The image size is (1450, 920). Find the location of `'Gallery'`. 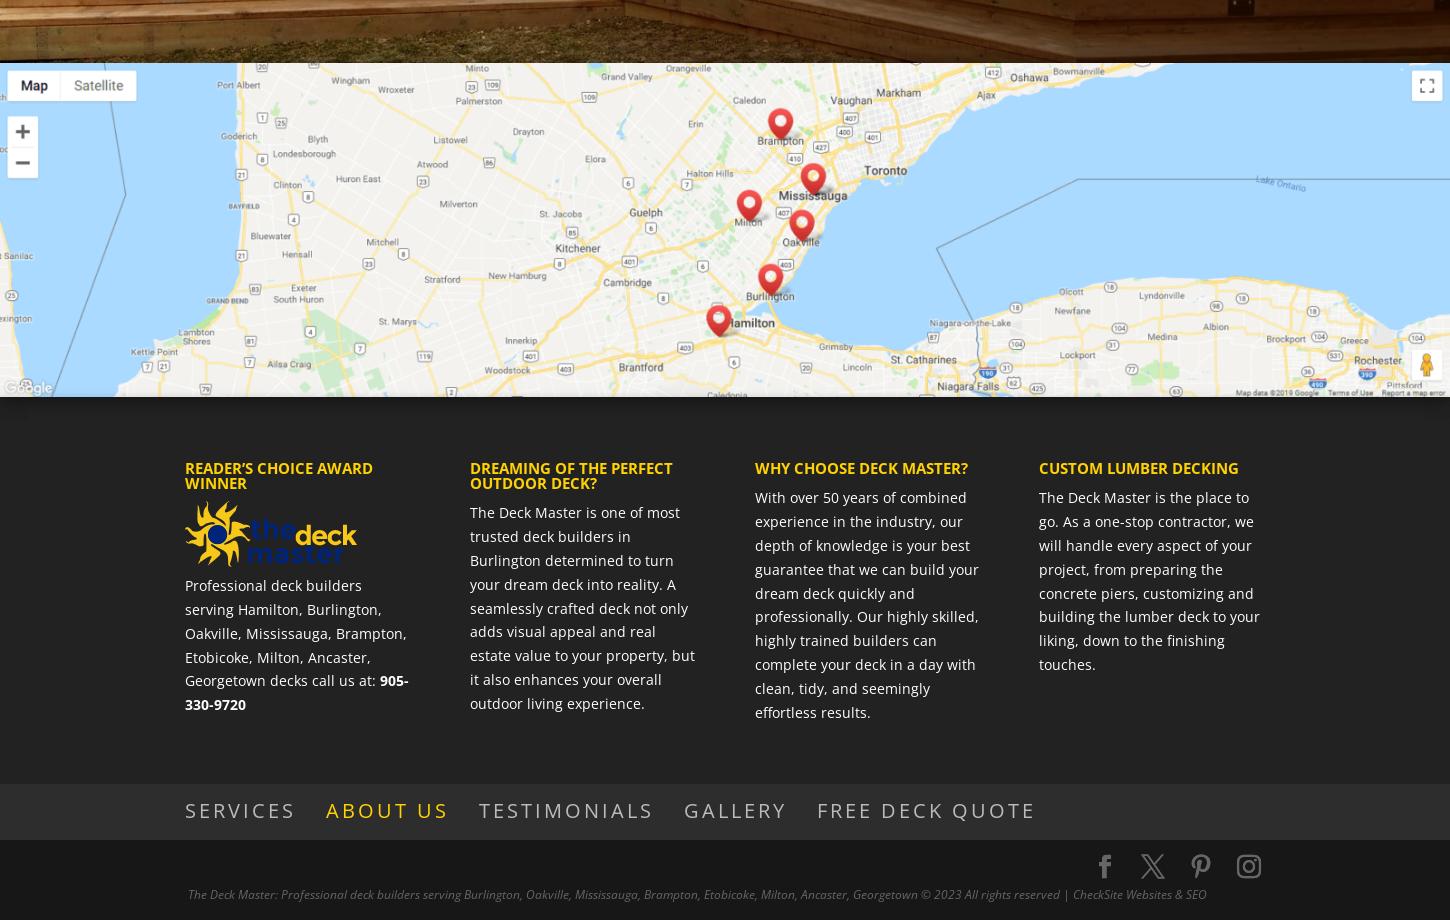

'Gallery' is located at coordinates (735, 808).